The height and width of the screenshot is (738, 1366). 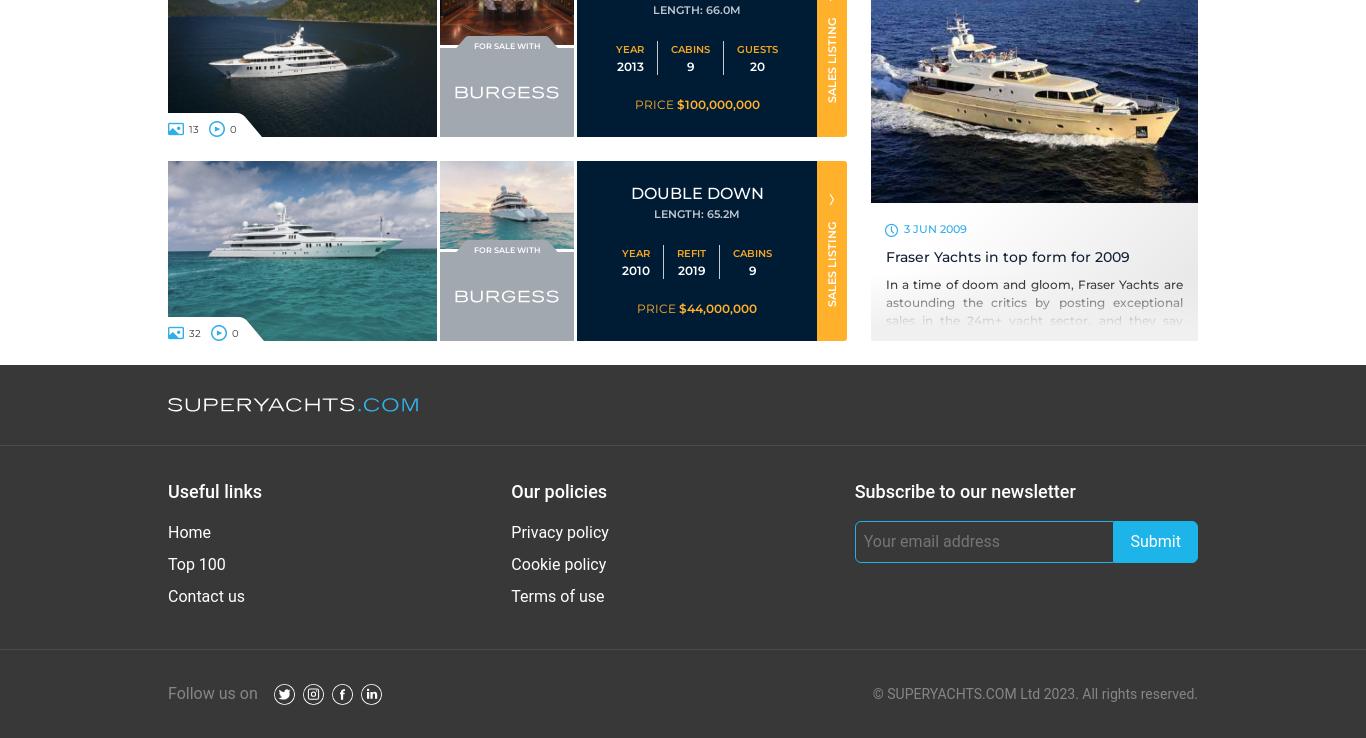 What do you see at coordinates (167, 531) in the screenshot?
I see `'Home'` at bounding box center [167, 531].